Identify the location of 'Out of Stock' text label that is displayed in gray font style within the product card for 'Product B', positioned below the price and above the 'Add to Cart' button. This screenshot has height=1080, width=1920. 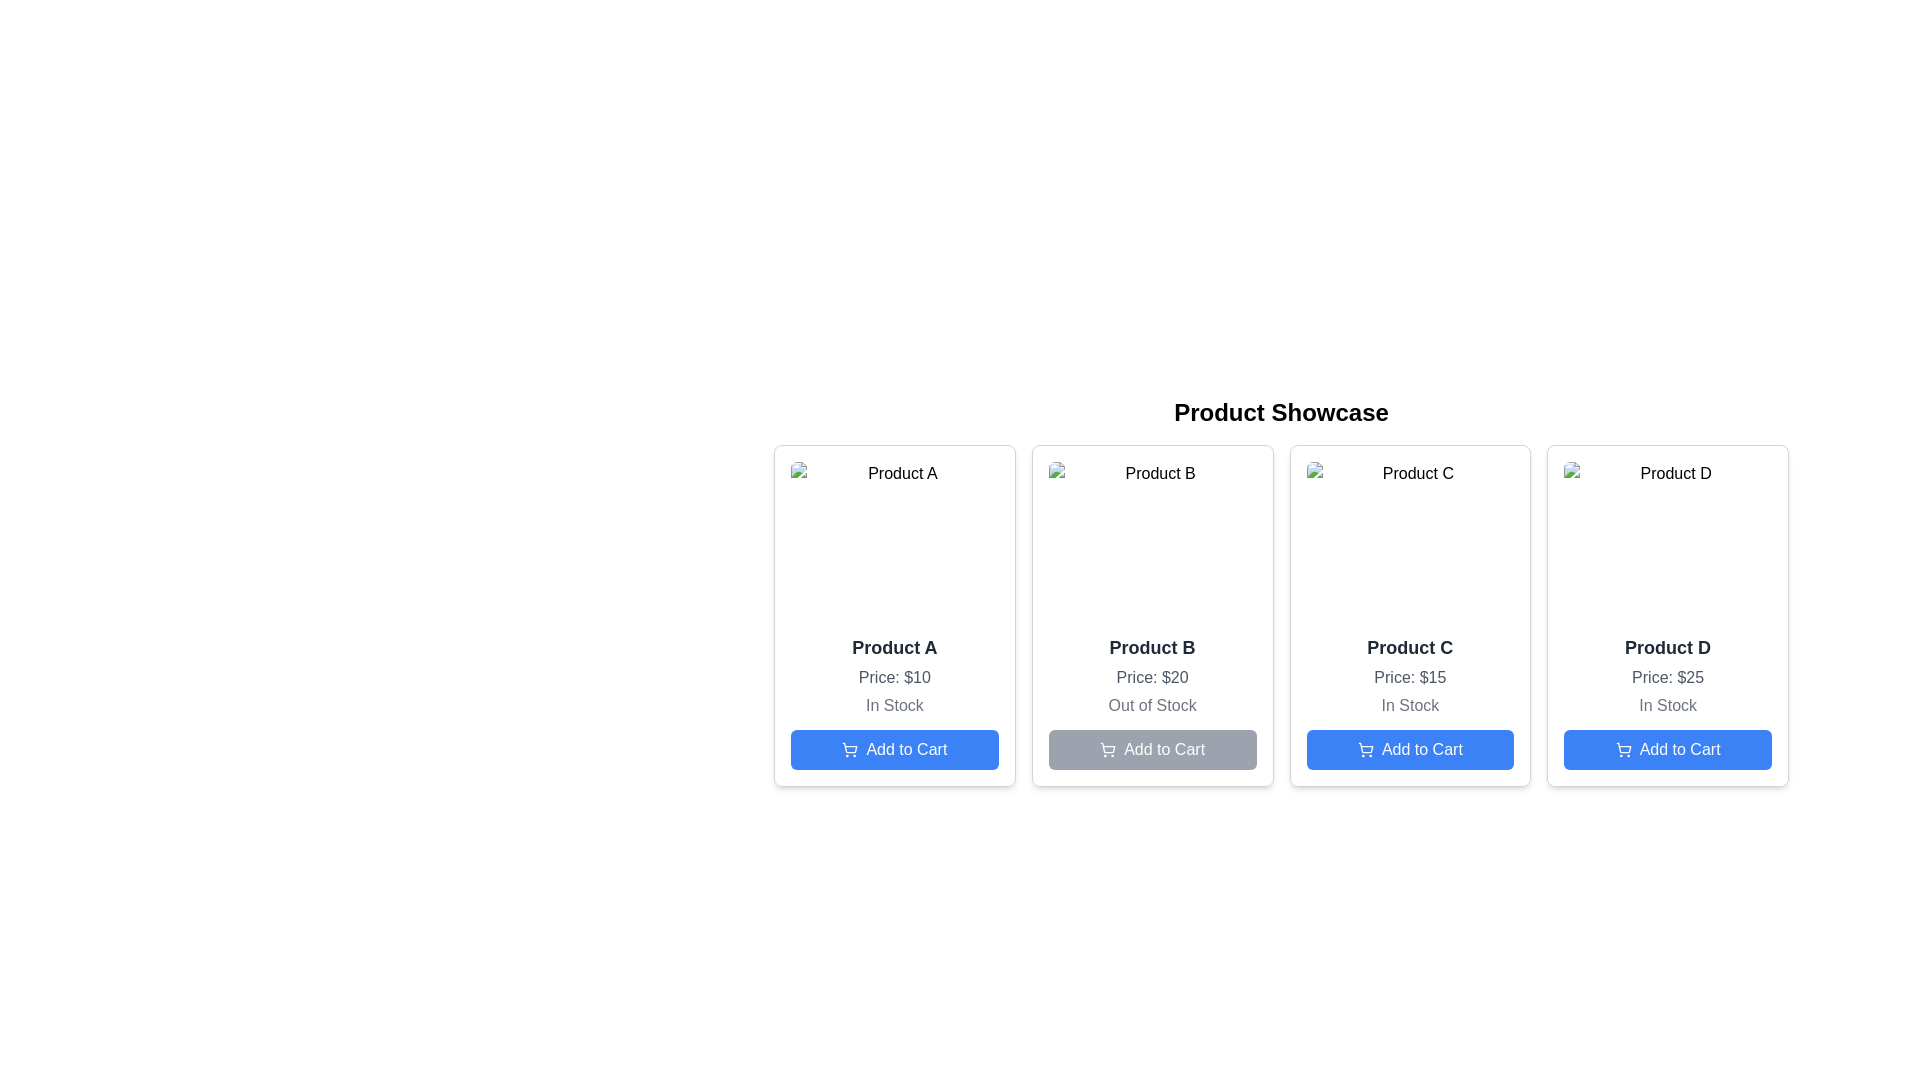
(1152, 704).